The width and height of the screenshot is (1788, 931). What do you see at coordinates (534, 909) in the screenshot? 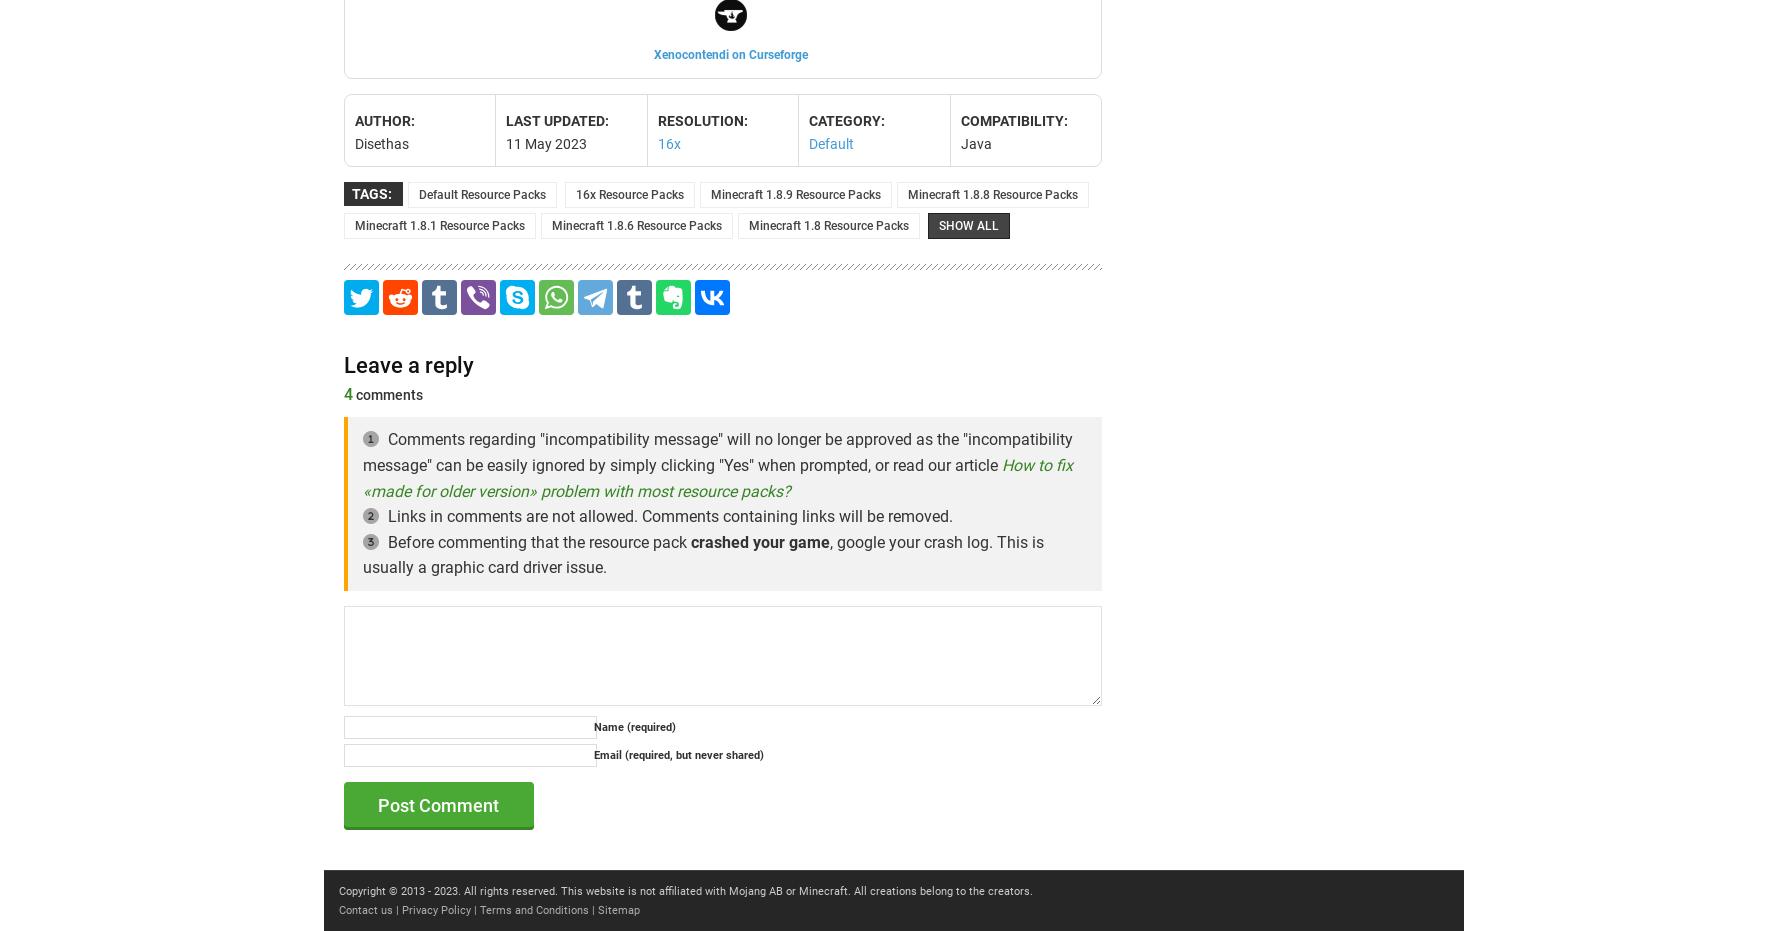
I see `'Terms and Conditions'` at bounding box center [534, 909].